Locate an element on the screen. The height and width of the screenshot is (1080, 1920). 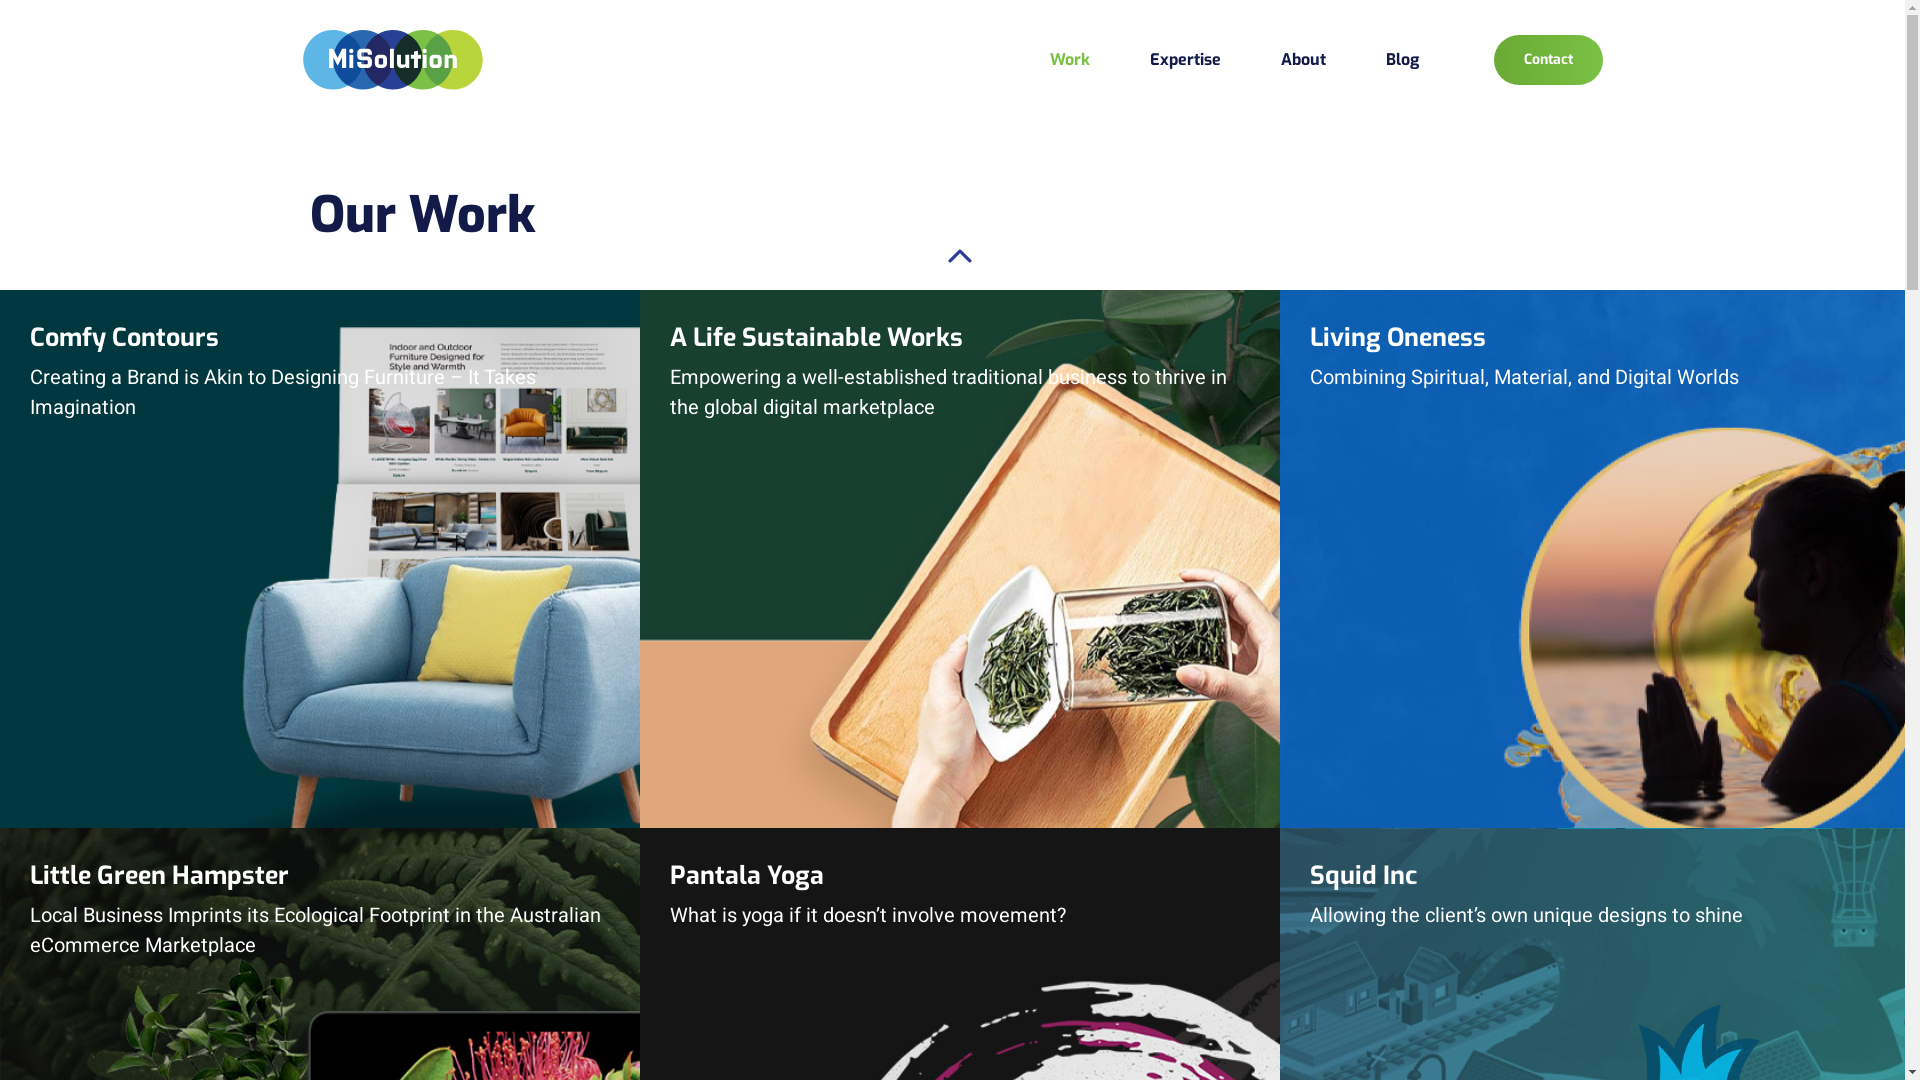
'Work' is located at coordinates (1049, 58).